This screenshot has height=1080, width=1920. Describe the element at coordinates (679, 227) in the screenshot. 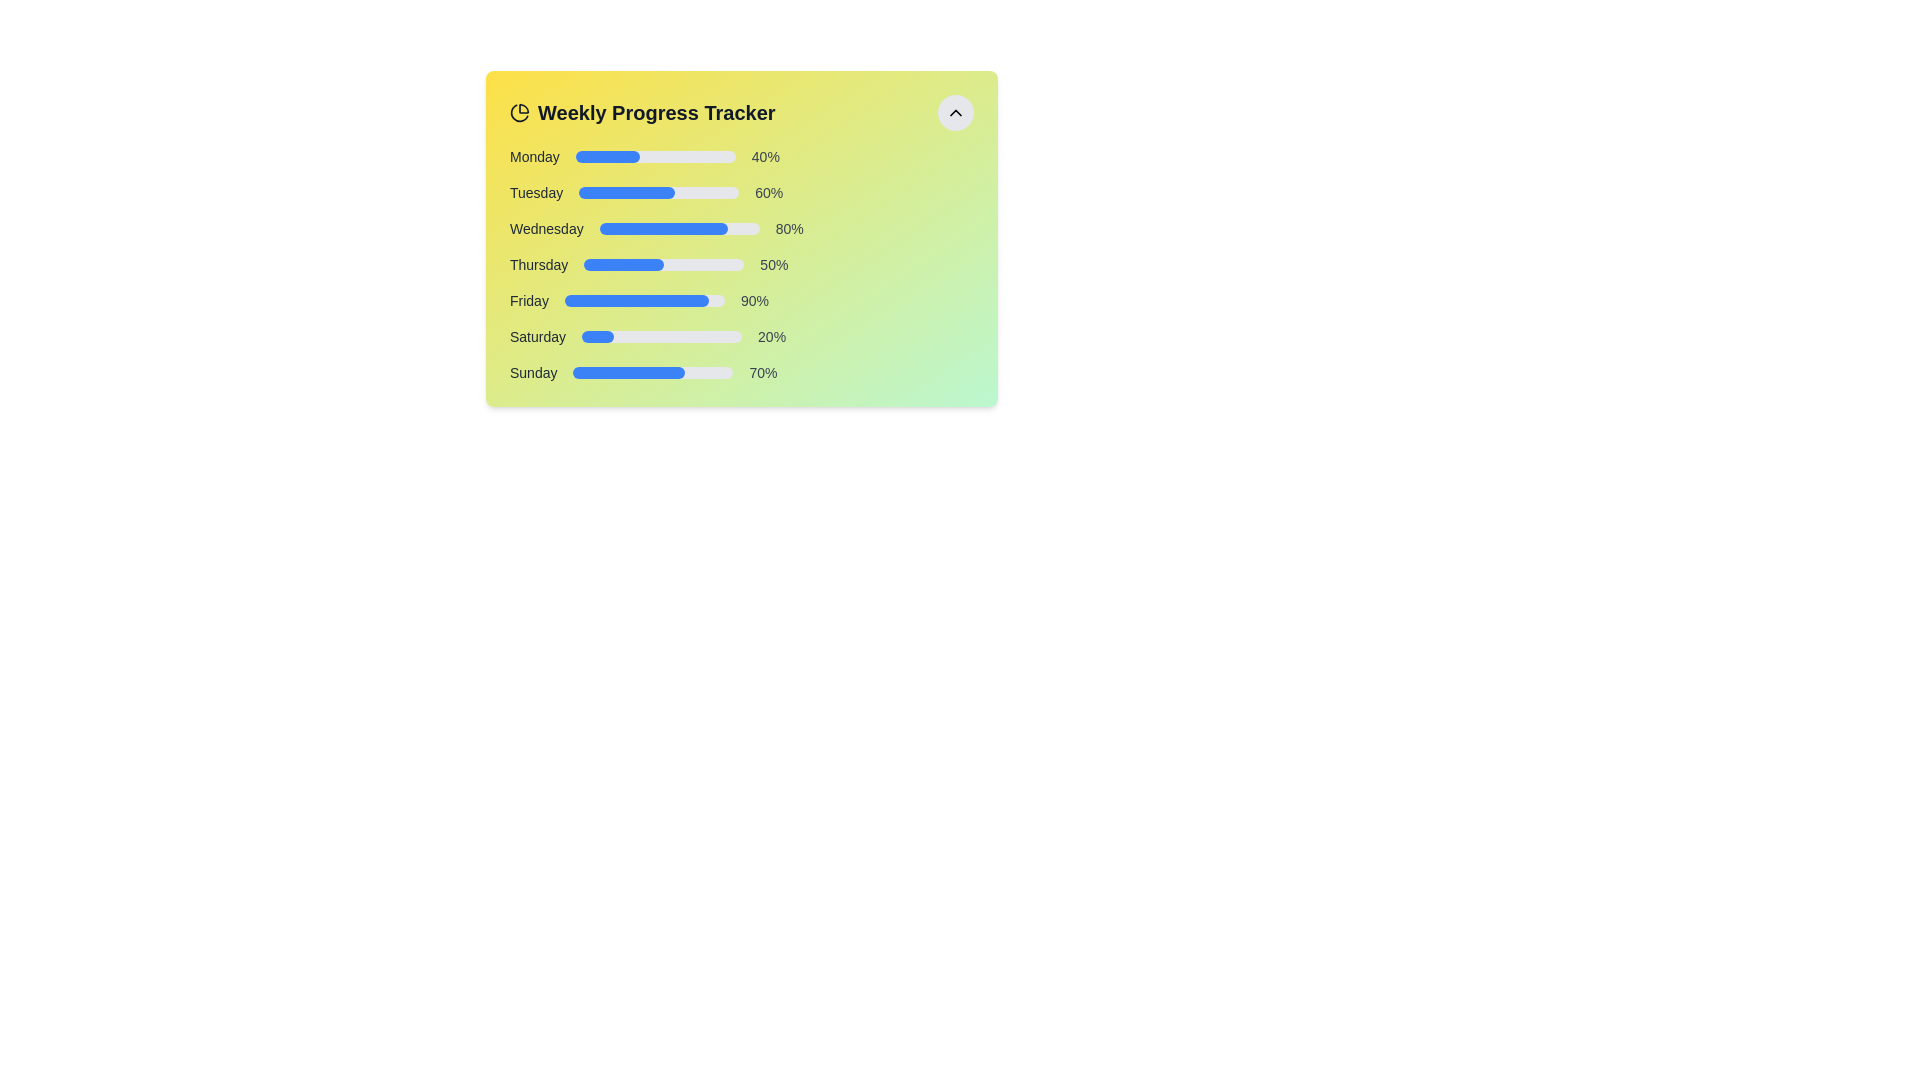

I see `the horizontal progress bar located to the right of the 'Wednesday' label in the 'Weekly Progress Tracker' component, which has a light gray background and a blue filled portion indicating 80% progress` at that location.